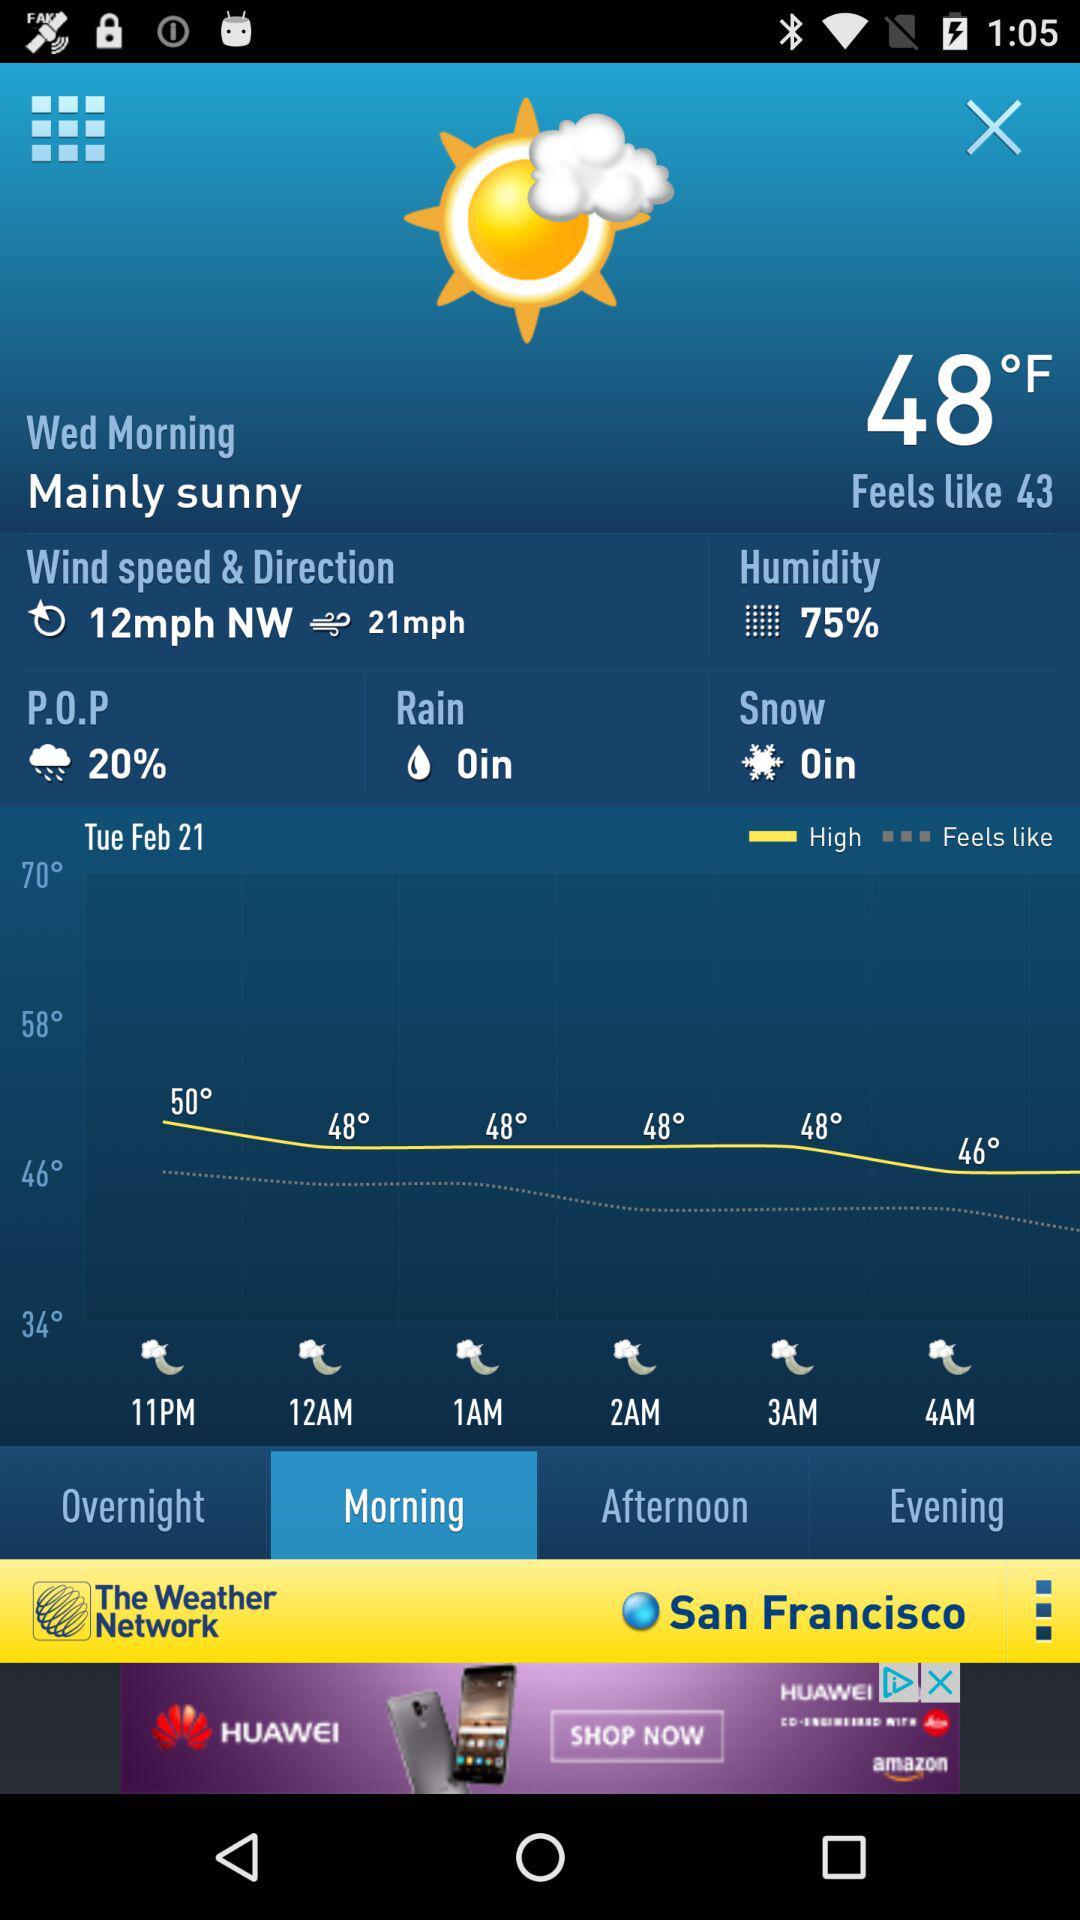  Describe the element at coordinates (1043, 1611) in the screenshot. I see `expand menu options` at that location.